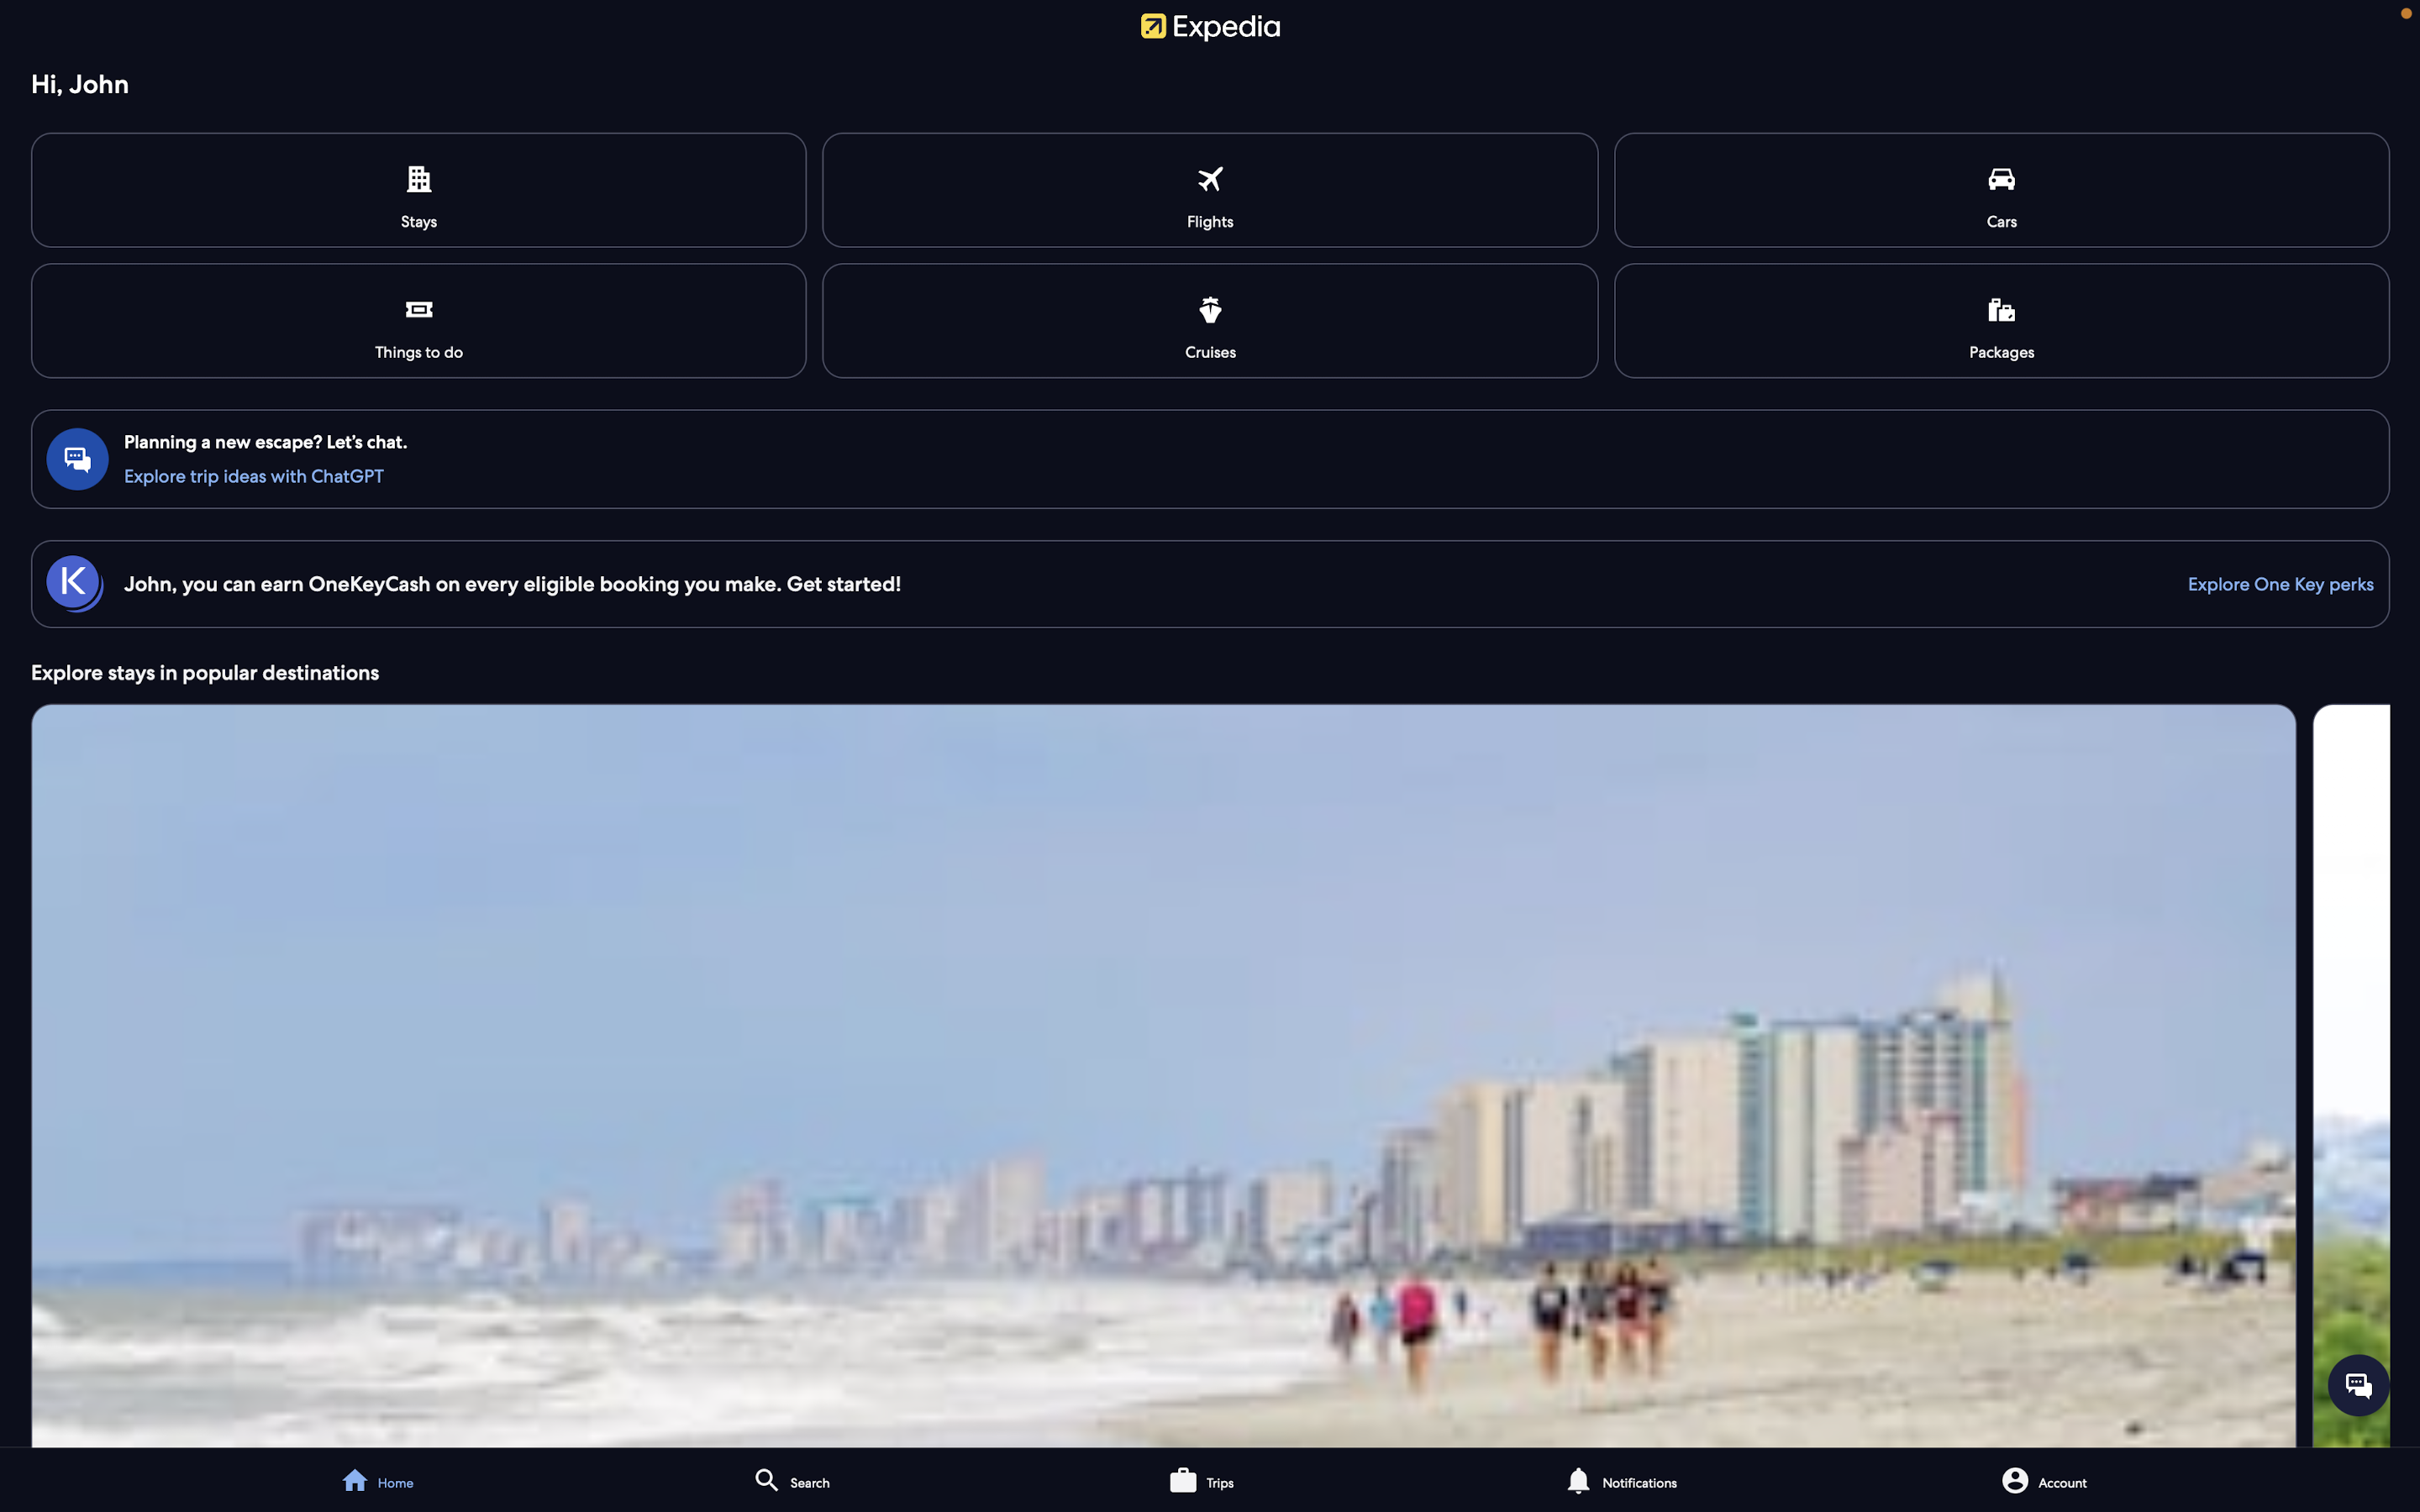  Describe the element at coordinates (1212, 473) in the screenshot. I see `the ChatGPT module` at that location.